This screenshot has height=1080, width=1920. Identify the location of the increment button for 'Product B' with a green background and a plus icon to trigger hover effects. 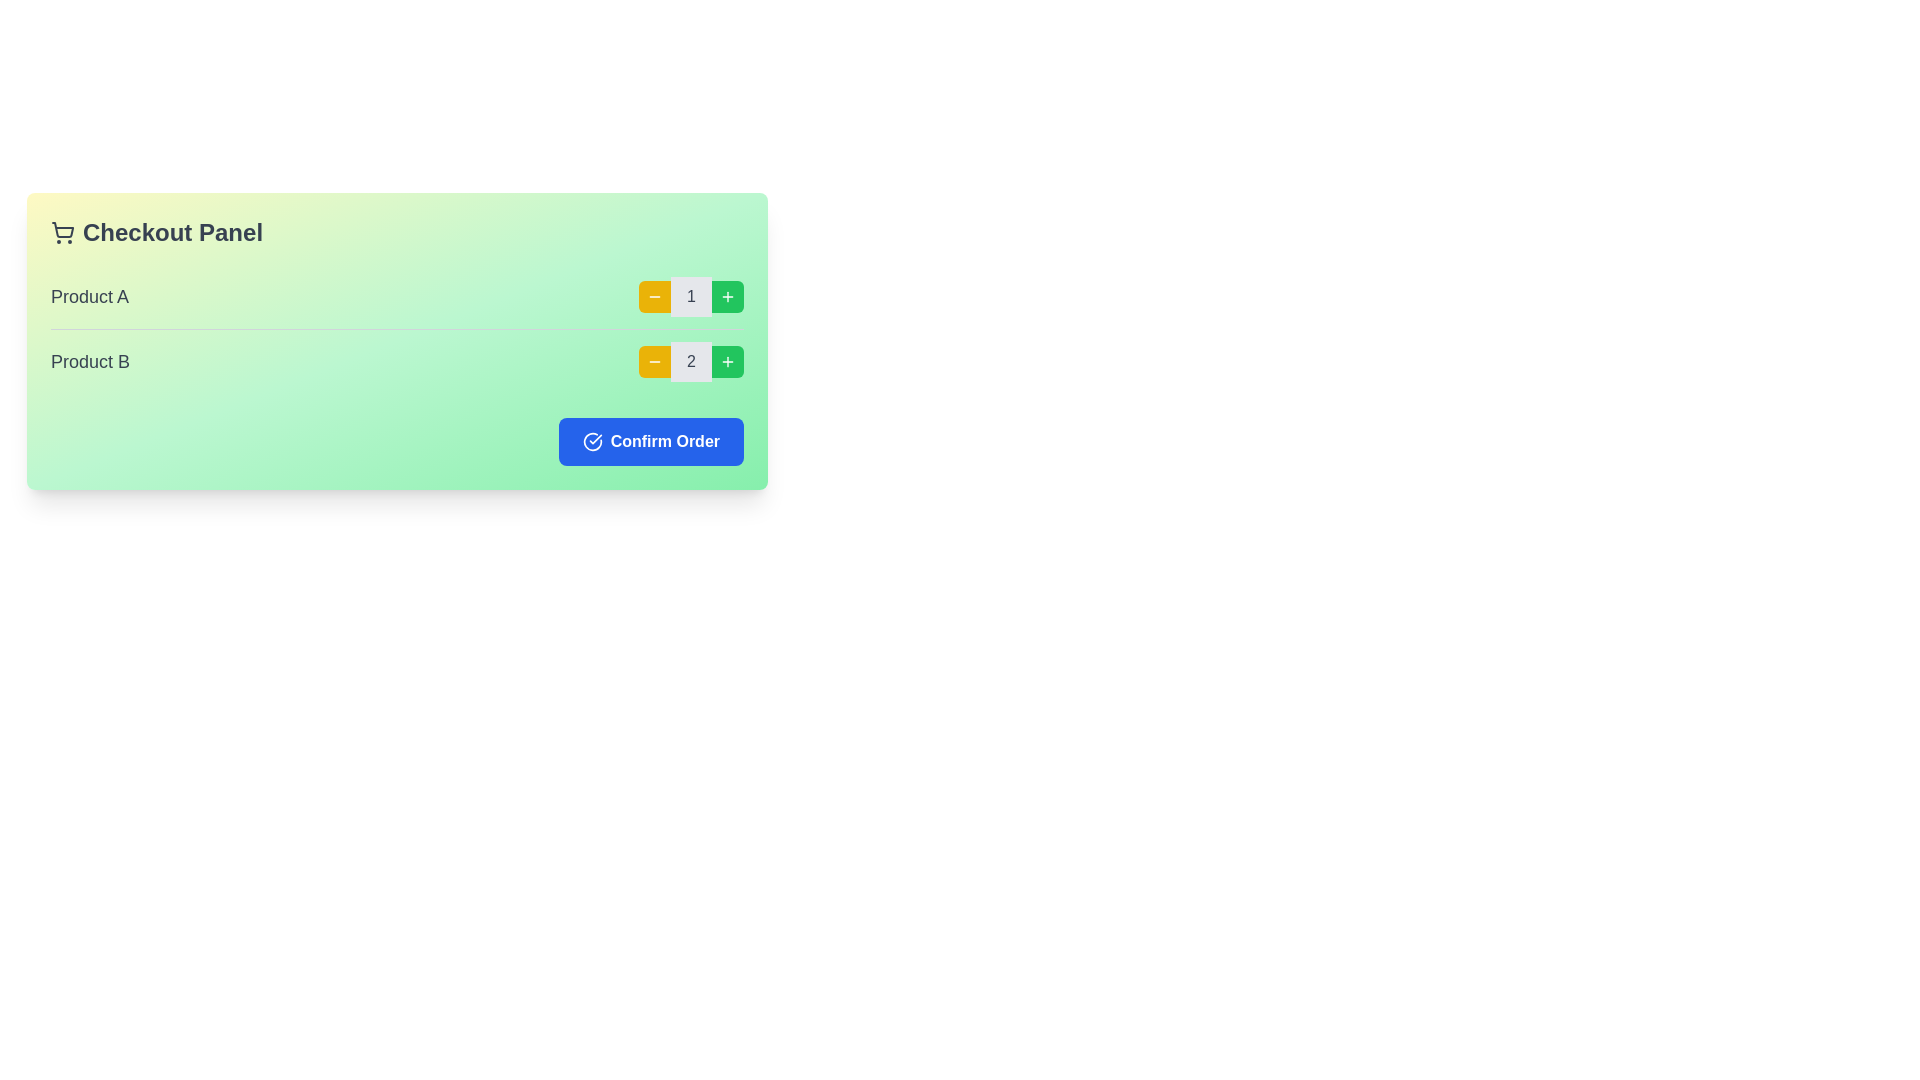
(727, 362).